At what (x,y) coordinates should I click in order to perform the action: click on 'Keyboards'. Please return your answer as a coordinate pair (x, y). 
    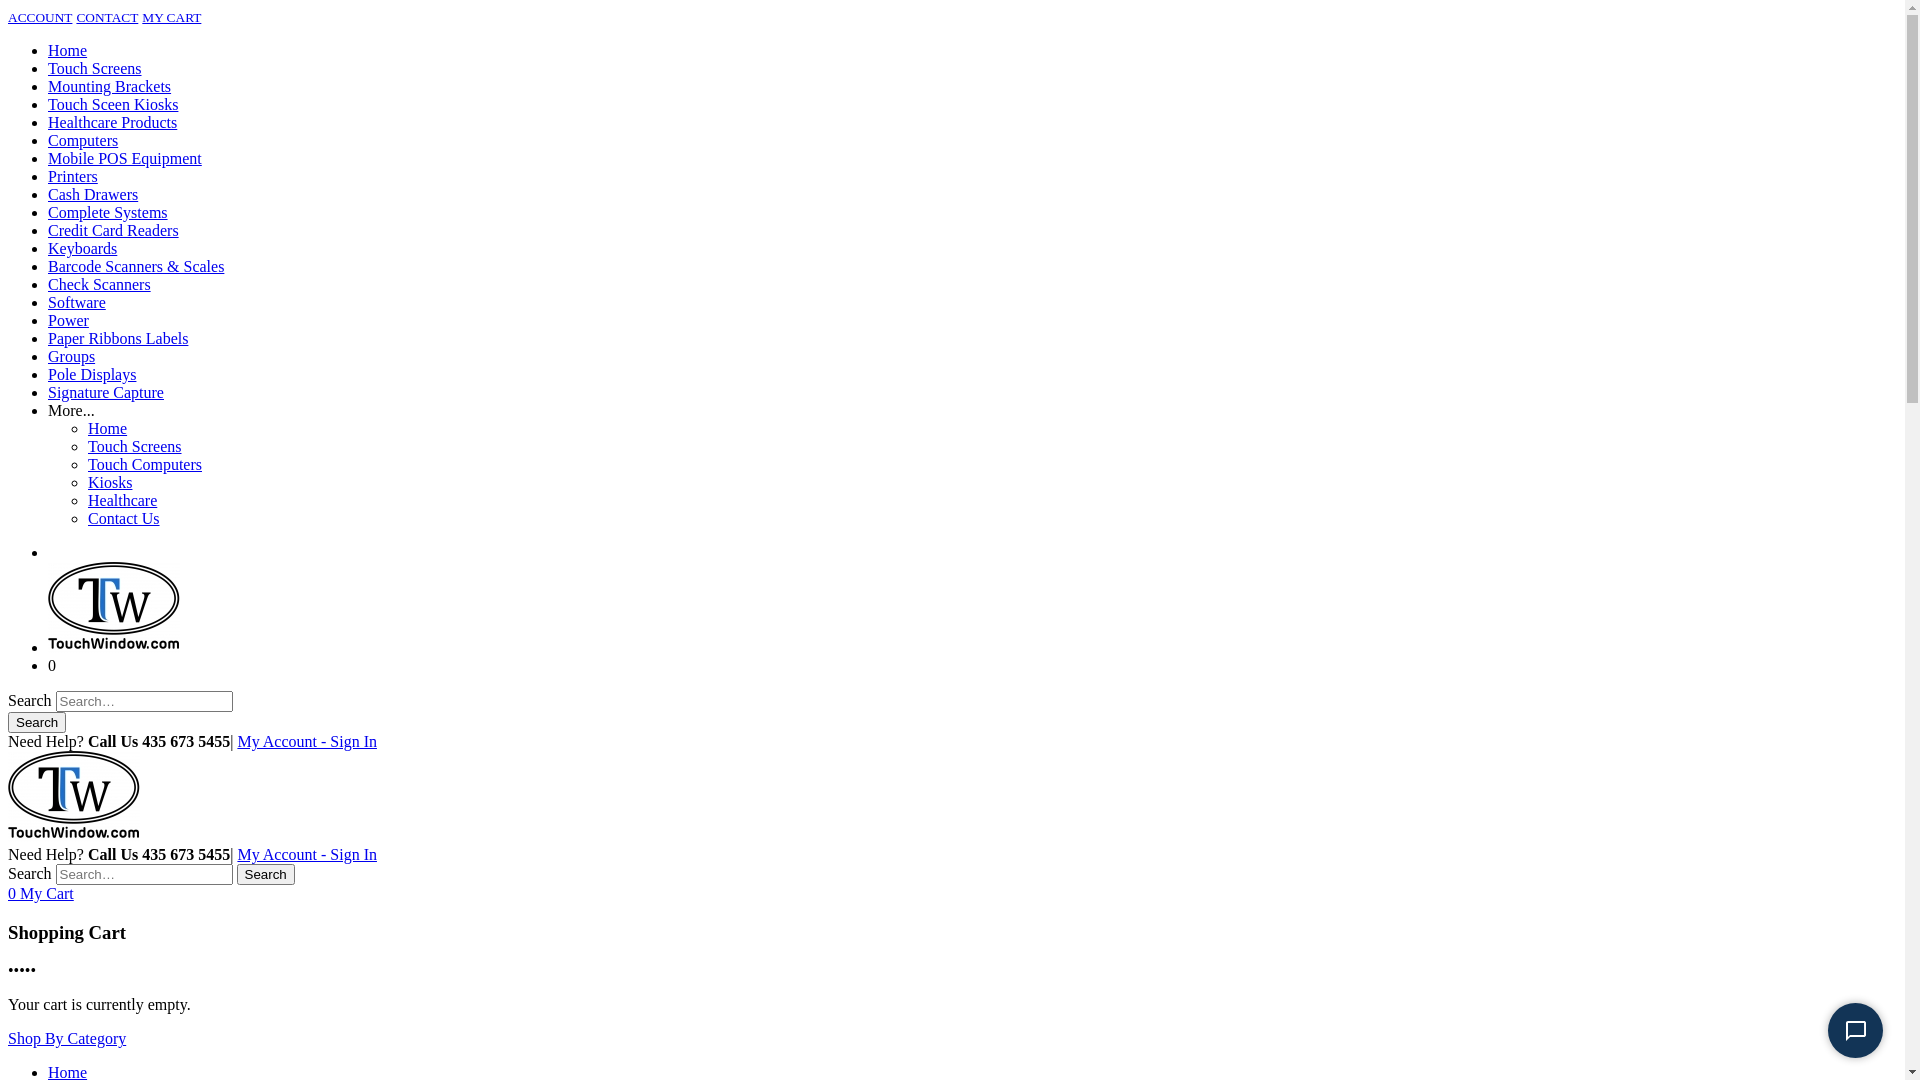
    Looking at the image, I should click on (81, 247).